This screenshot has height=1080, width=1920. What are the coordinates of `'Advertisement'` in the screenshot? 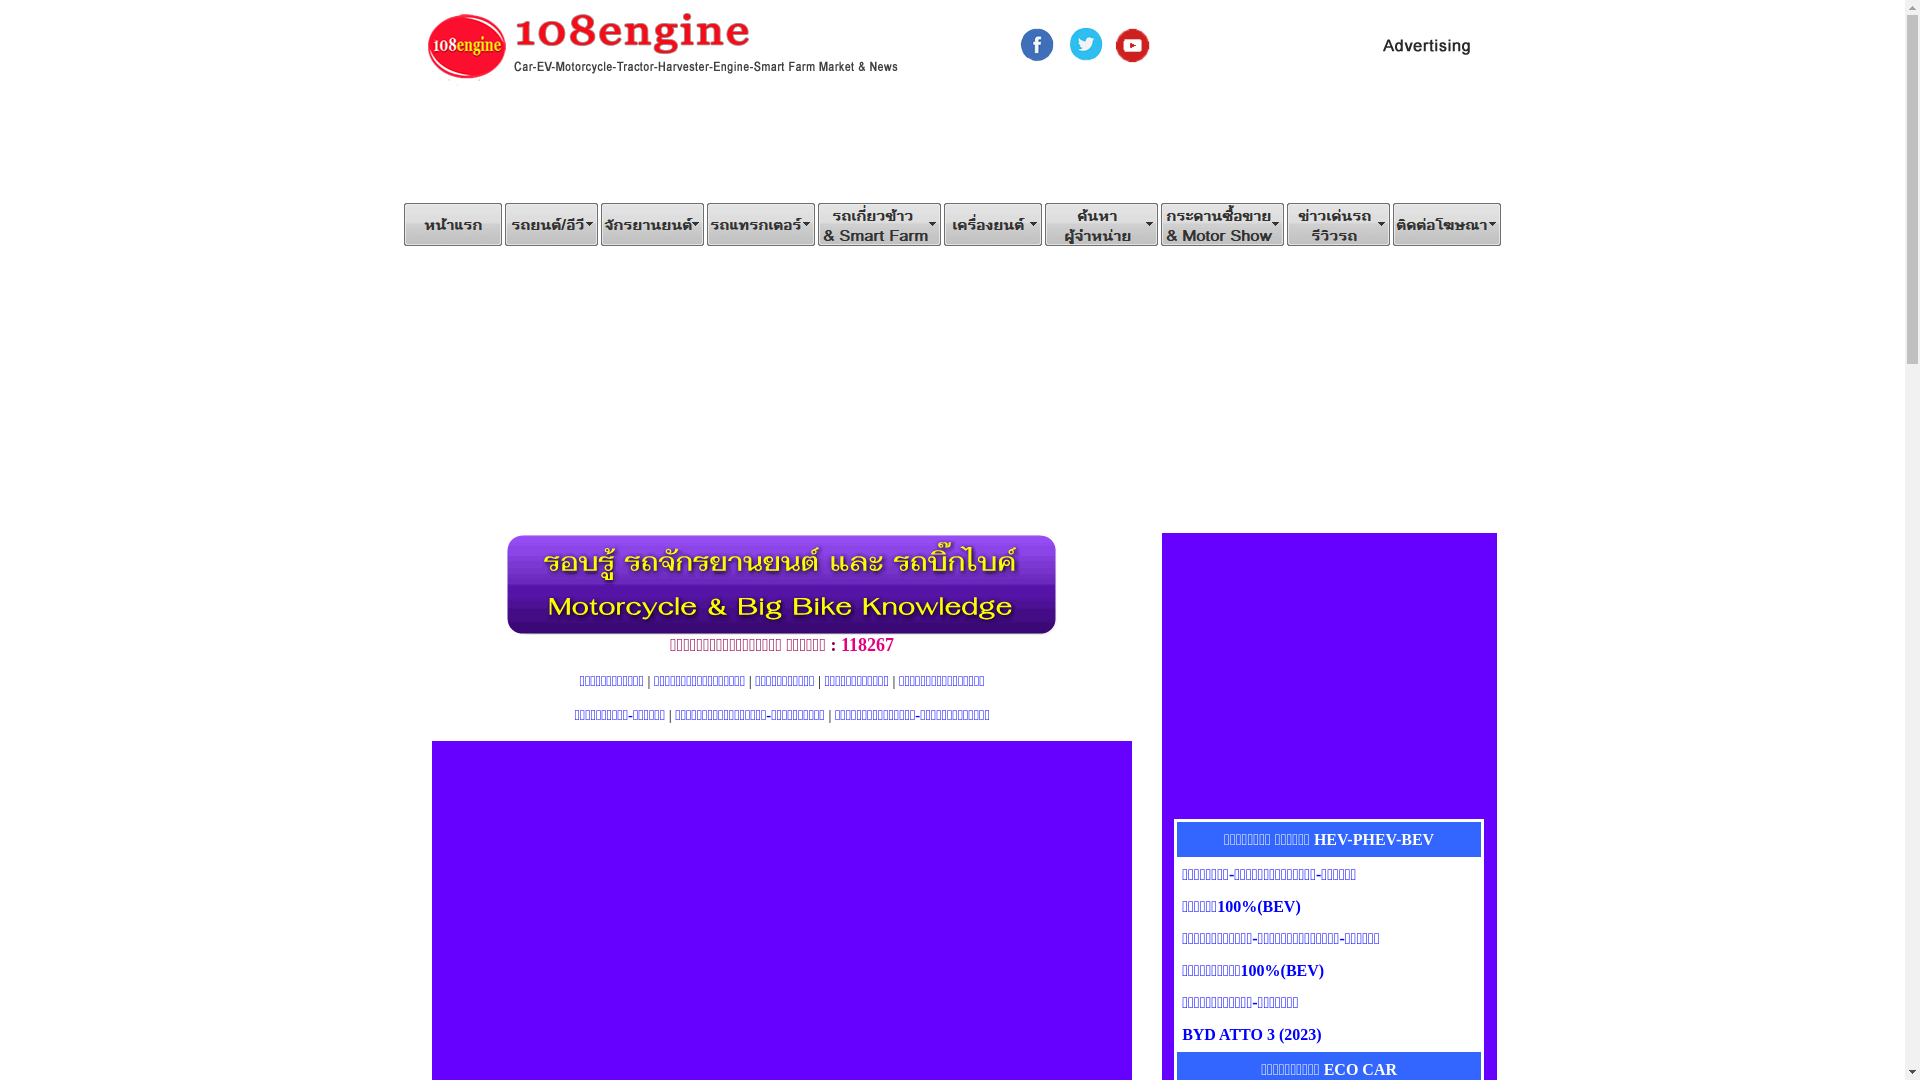 It's located at (1329, 676).